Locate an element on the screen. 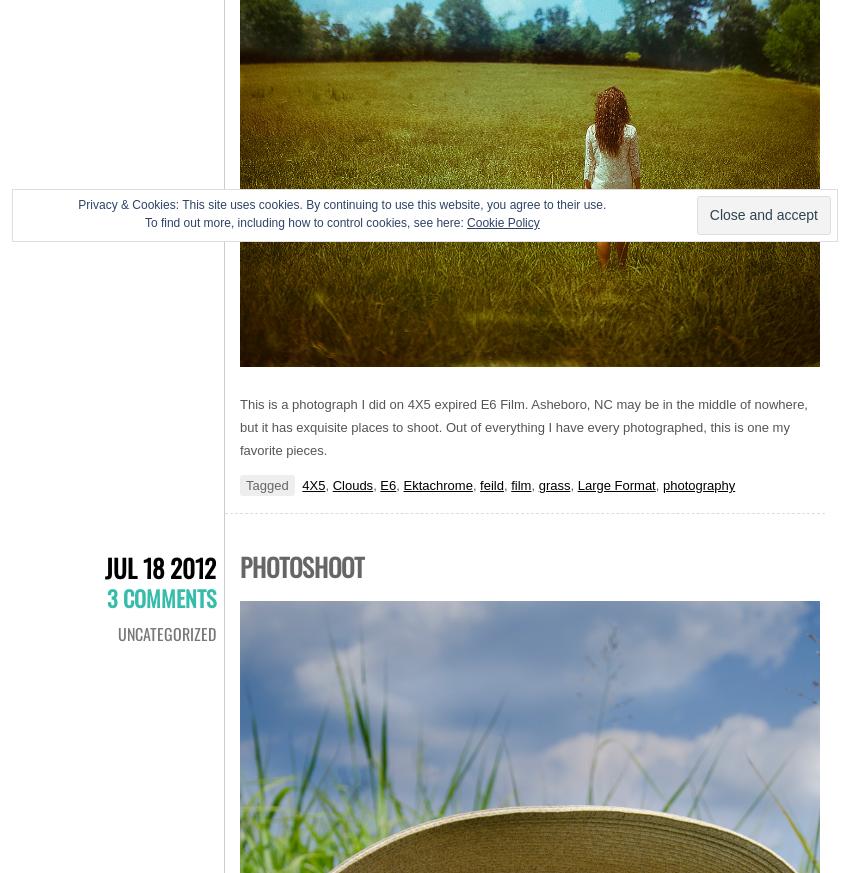 The width and height of the screenshot is (850, 873). 'E6' is located at coordinates (388, 485).